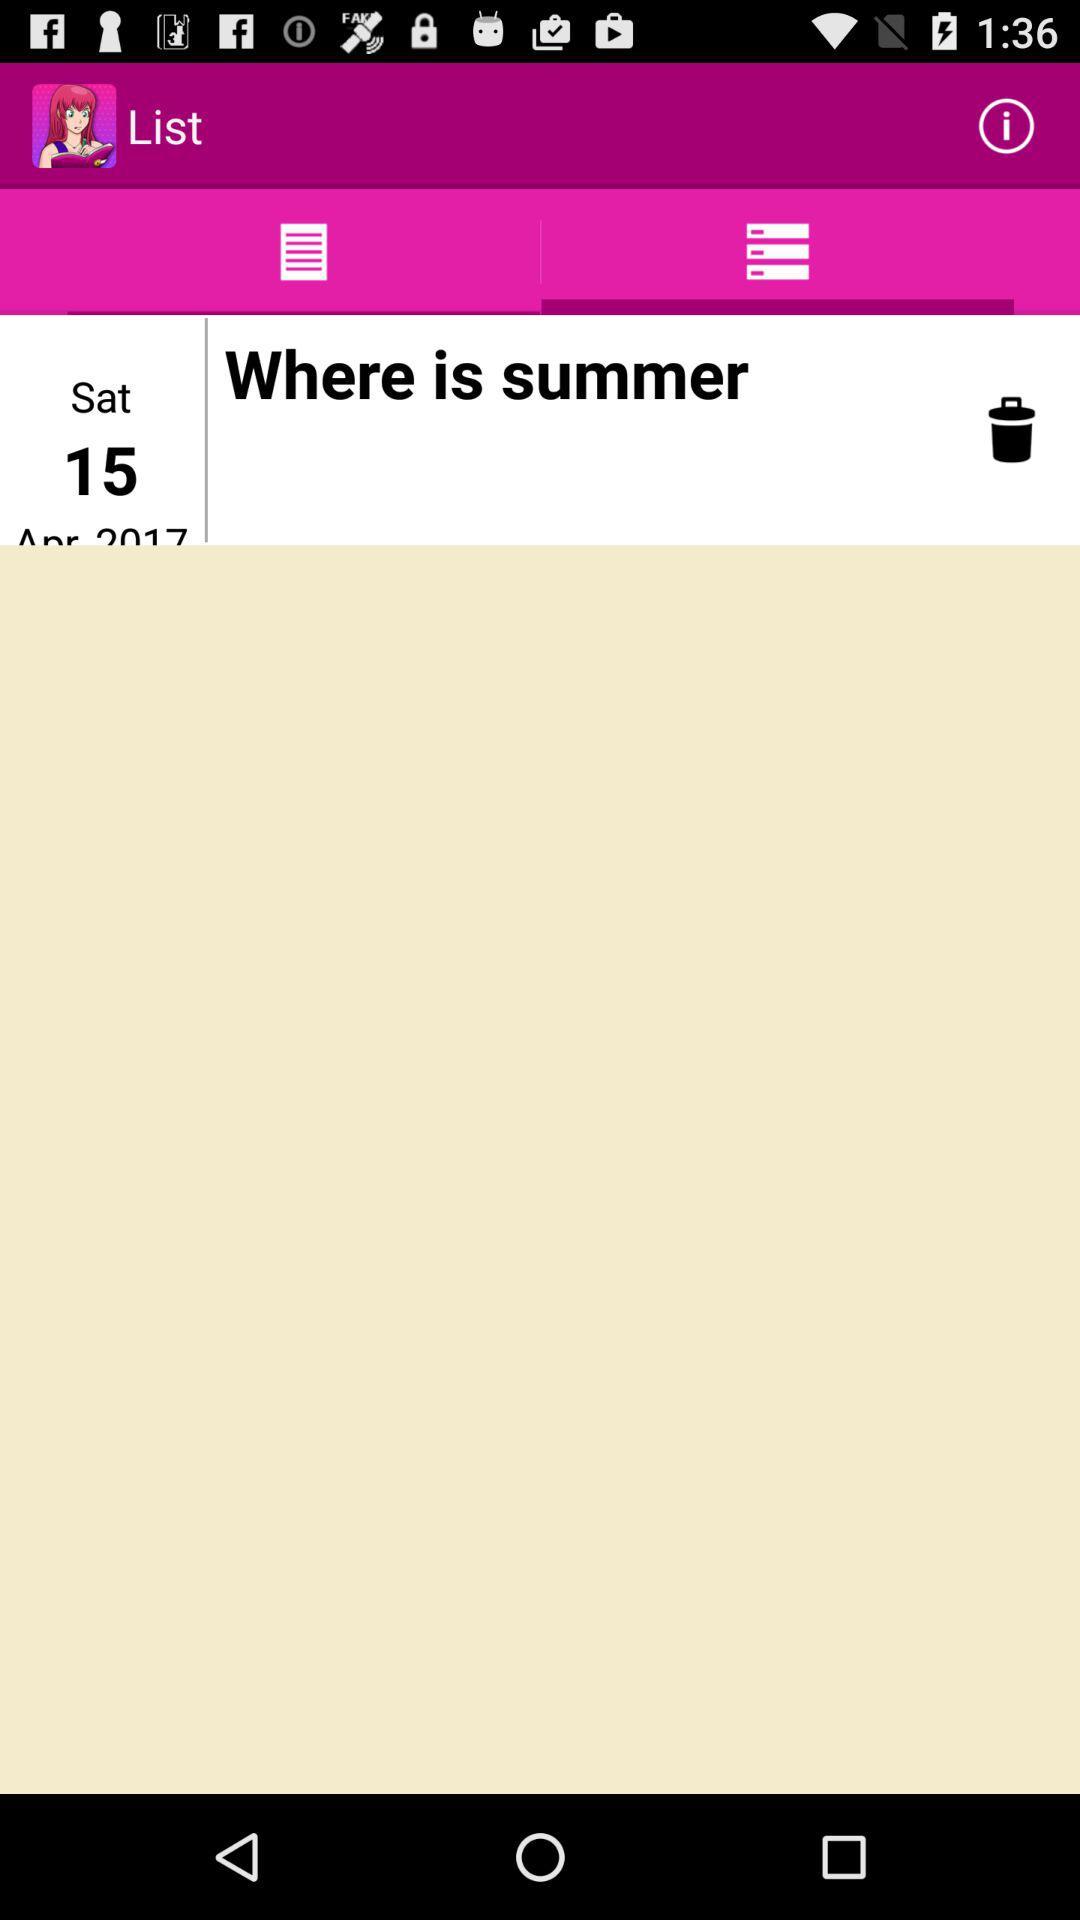 Image resolution: width=1080 pixels, height=1920 pixels. Describe the element at coordinates (100, 468) in the screenshot. I see `the 15` at that location.